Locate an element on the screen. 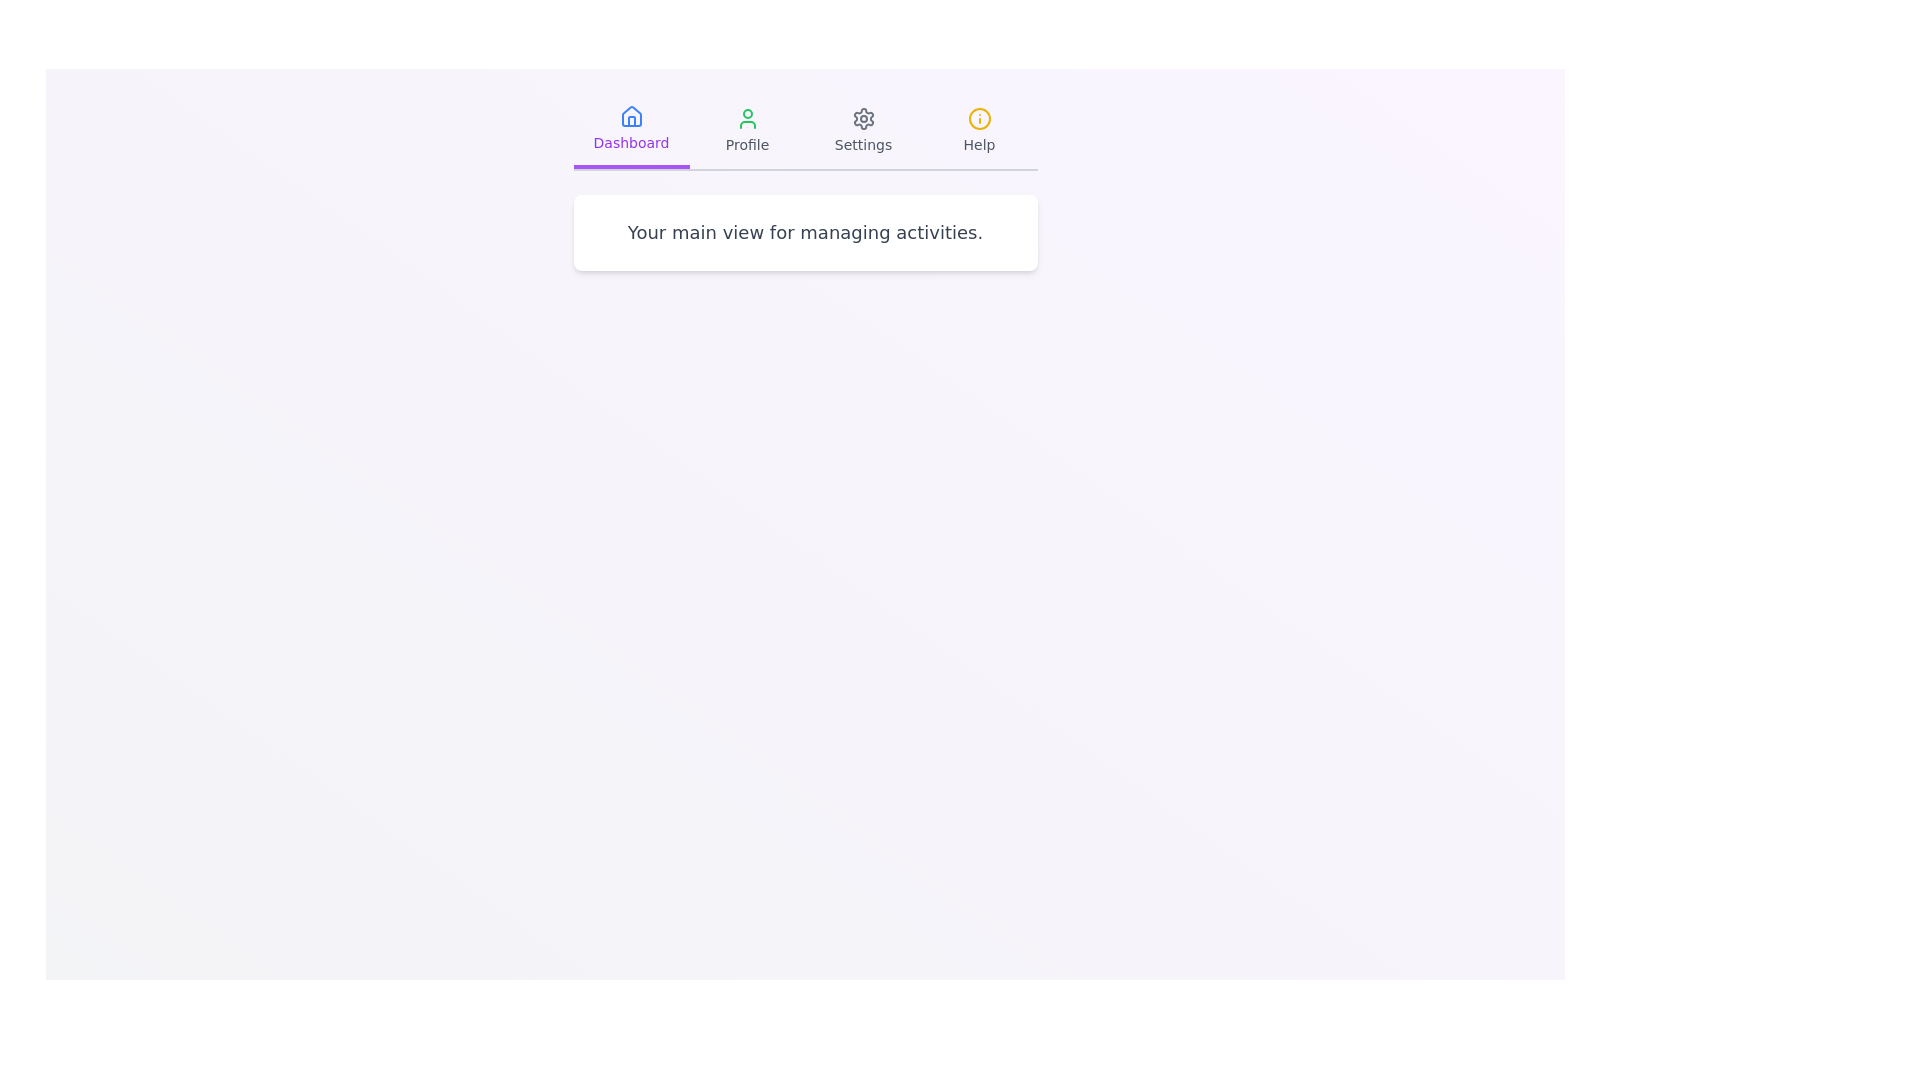 The height and width of the screenshot is (1080, 1920). the tab labeled Dashboard is located at coordinates (630, 131).